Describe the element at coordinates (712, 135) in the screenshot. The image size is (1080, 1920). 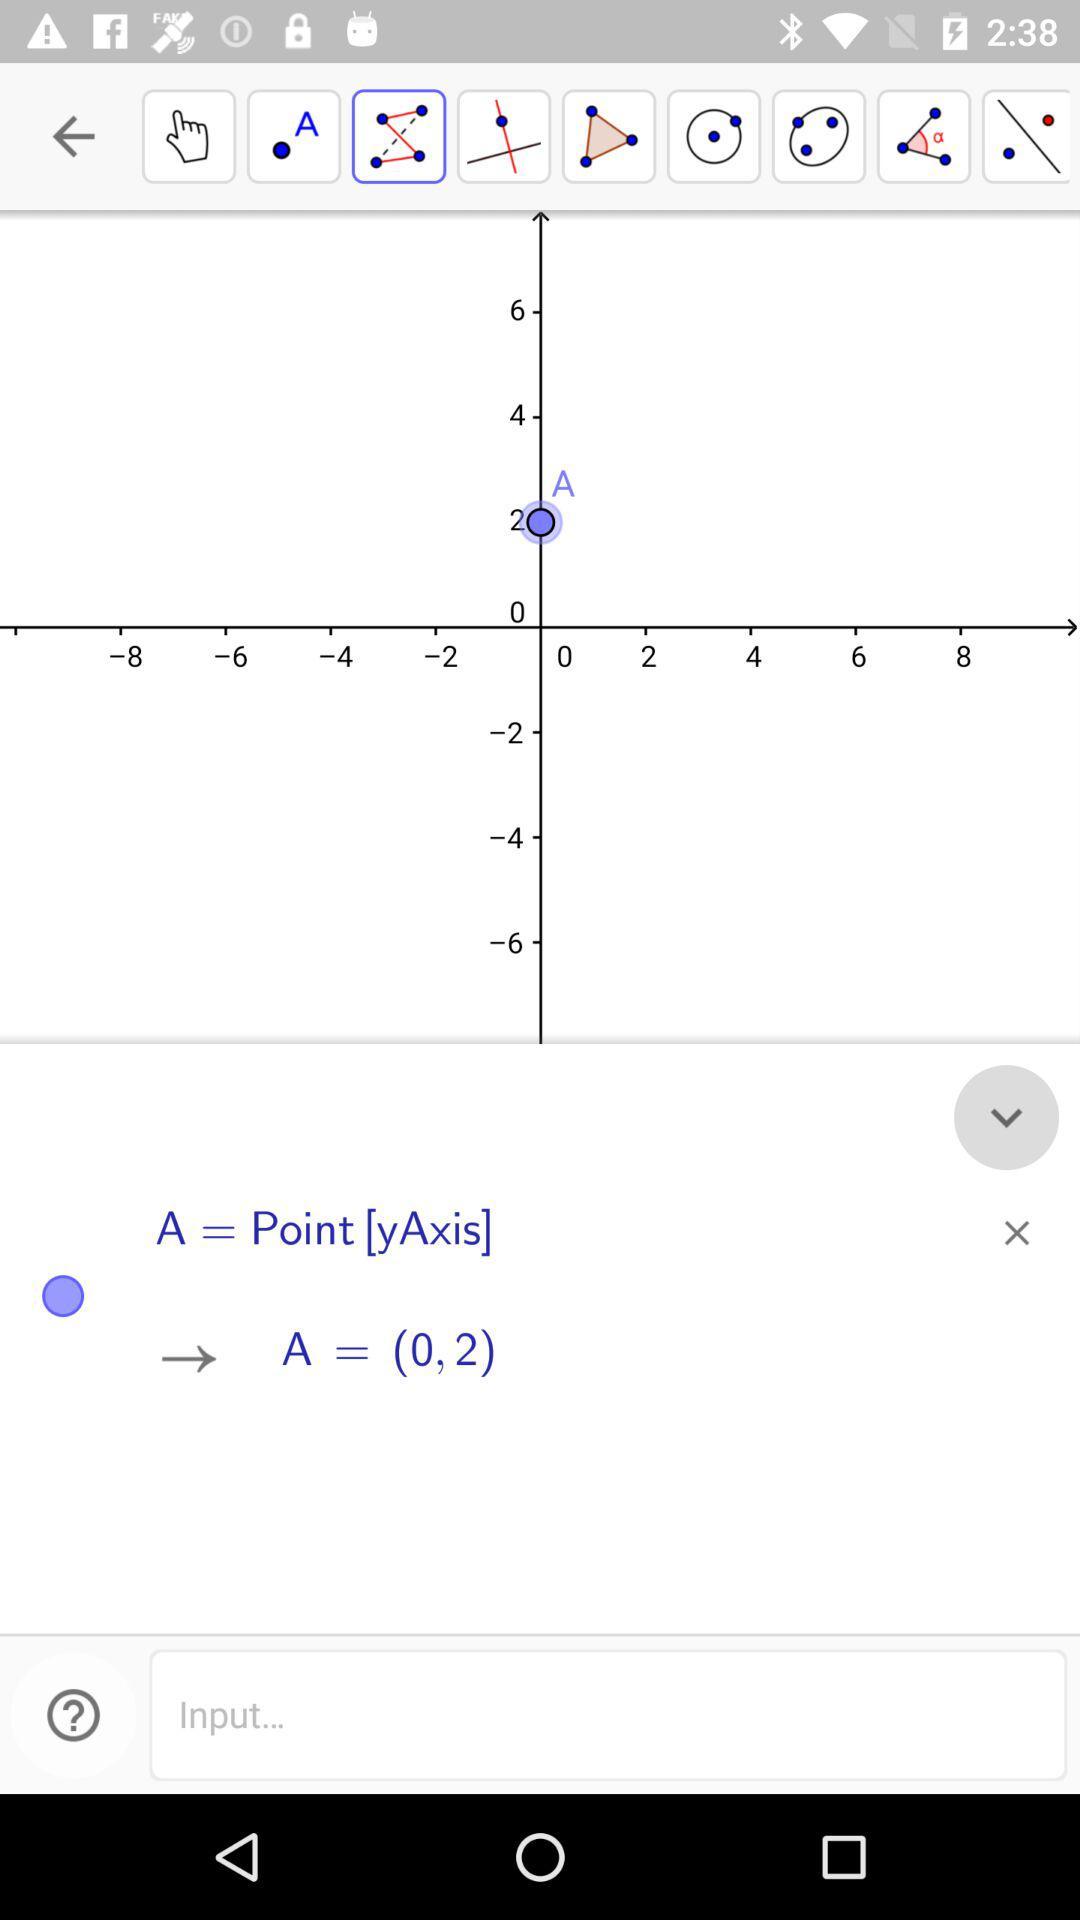
I see `the fourth box from the top right corner` at that location.